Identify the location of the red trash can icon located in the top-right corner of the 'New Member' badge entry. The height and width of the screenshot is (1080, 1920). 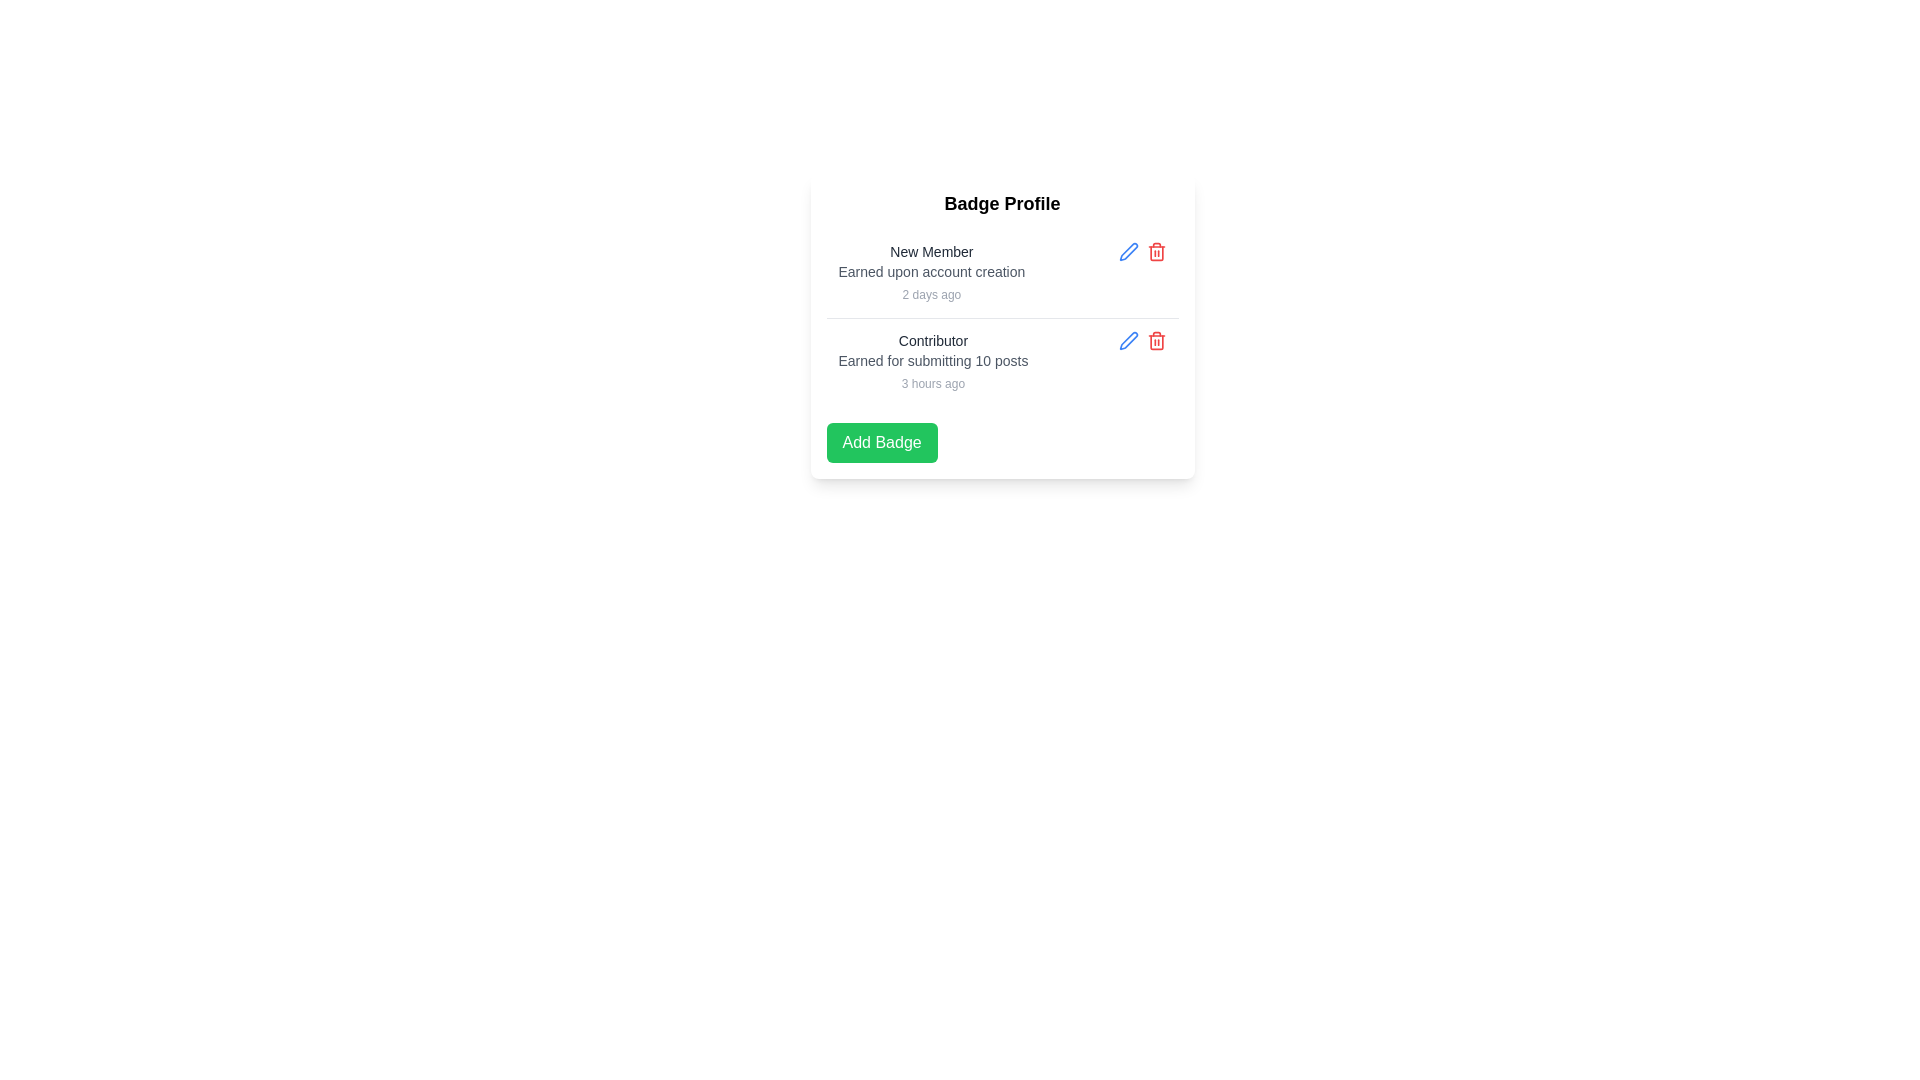
(1142, 250).